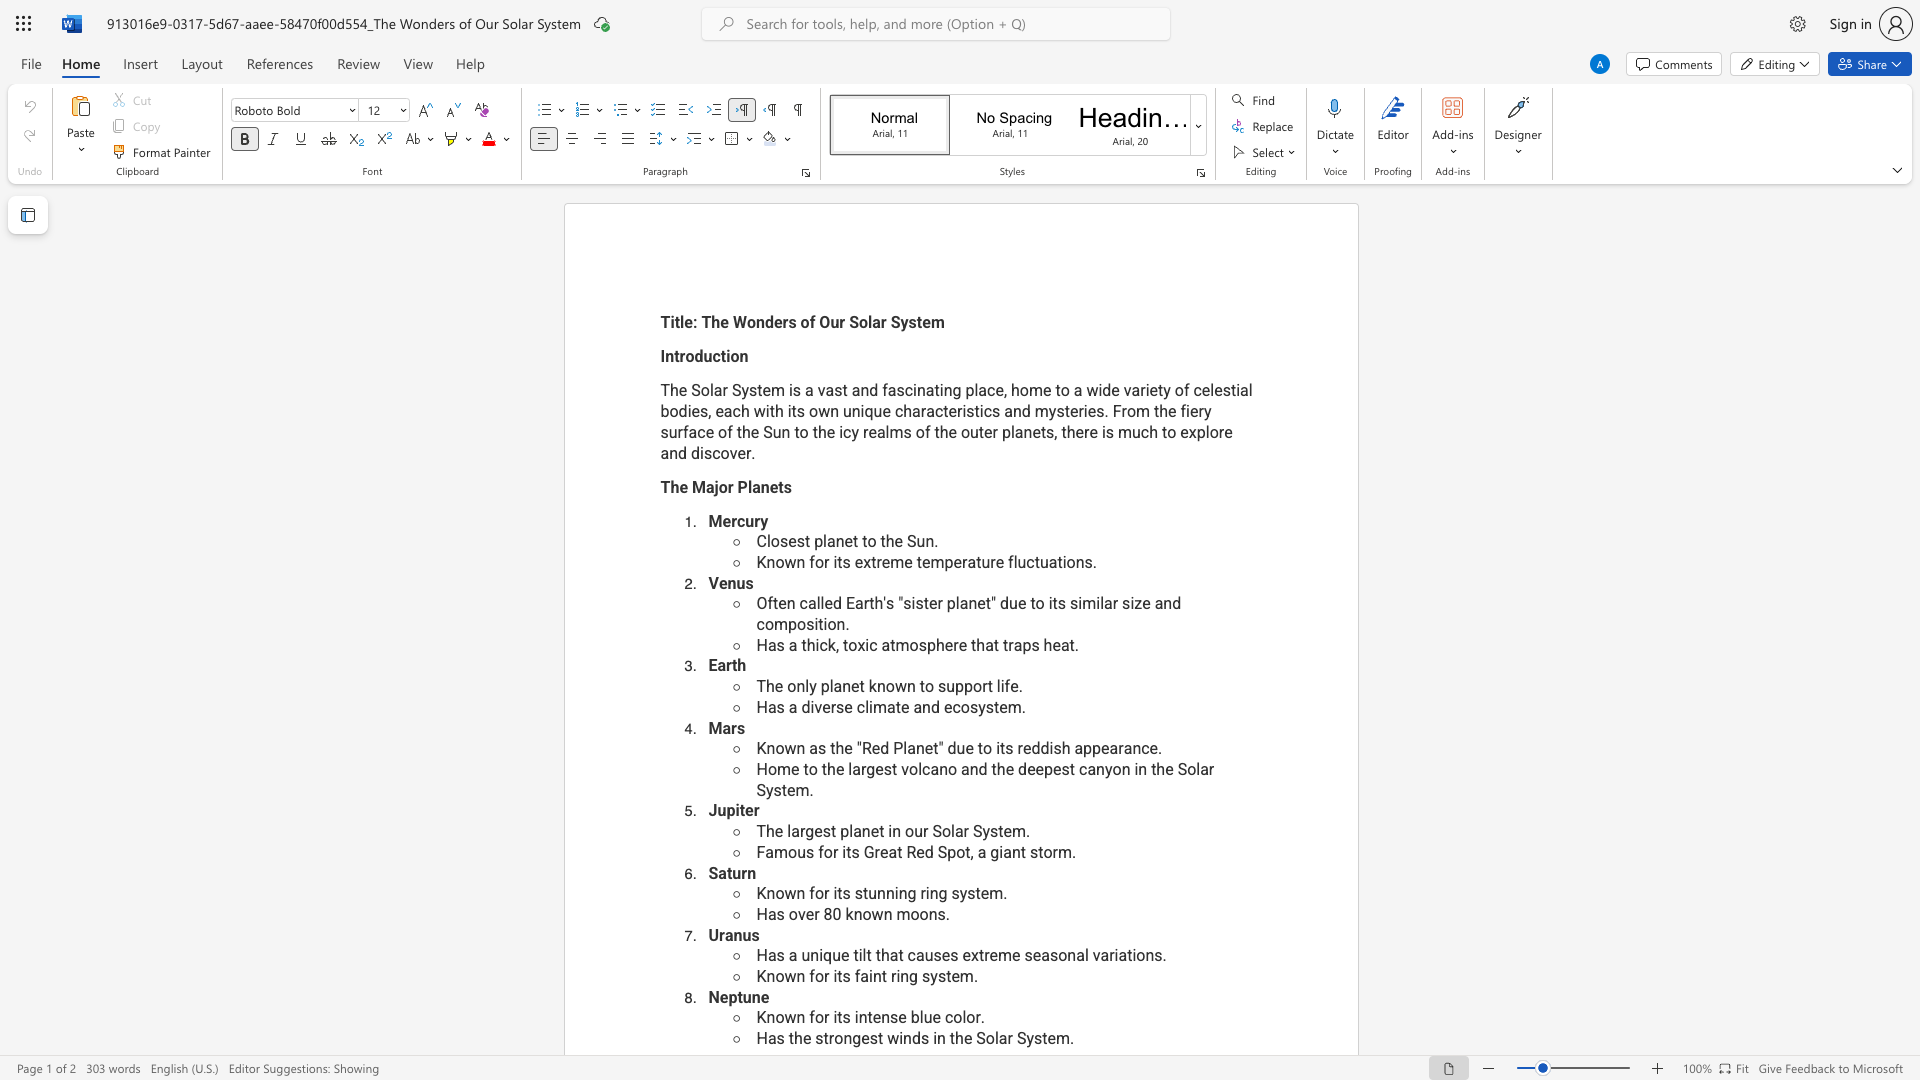 This screenshot has height=1080, width=1920. What do you see at coordinates (931, 321) in the screenshot?
I see `the space between the continuous character "e" and "m" in the text` at bounding box center [931, 321].